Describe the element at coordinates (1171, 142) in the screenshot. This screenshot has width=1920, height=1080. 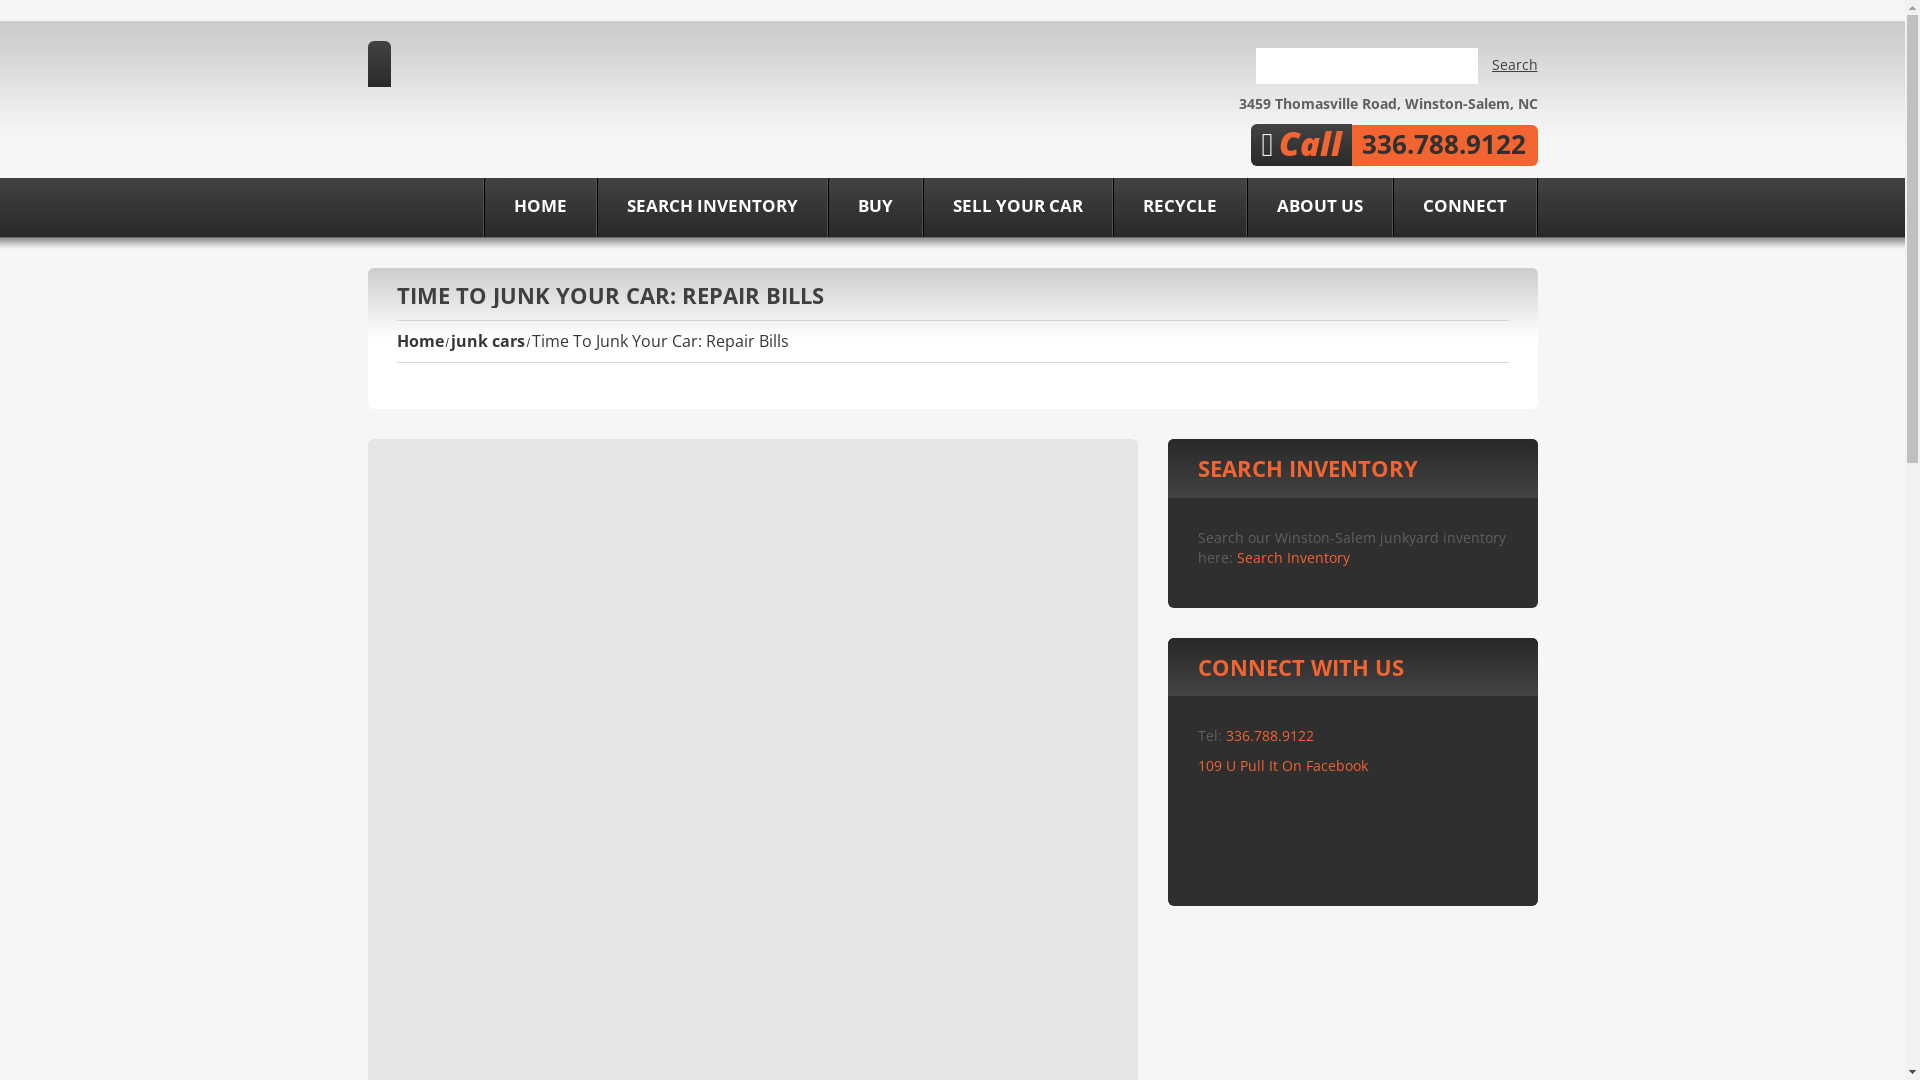
I see `'Like us on Facebook'` at that location.